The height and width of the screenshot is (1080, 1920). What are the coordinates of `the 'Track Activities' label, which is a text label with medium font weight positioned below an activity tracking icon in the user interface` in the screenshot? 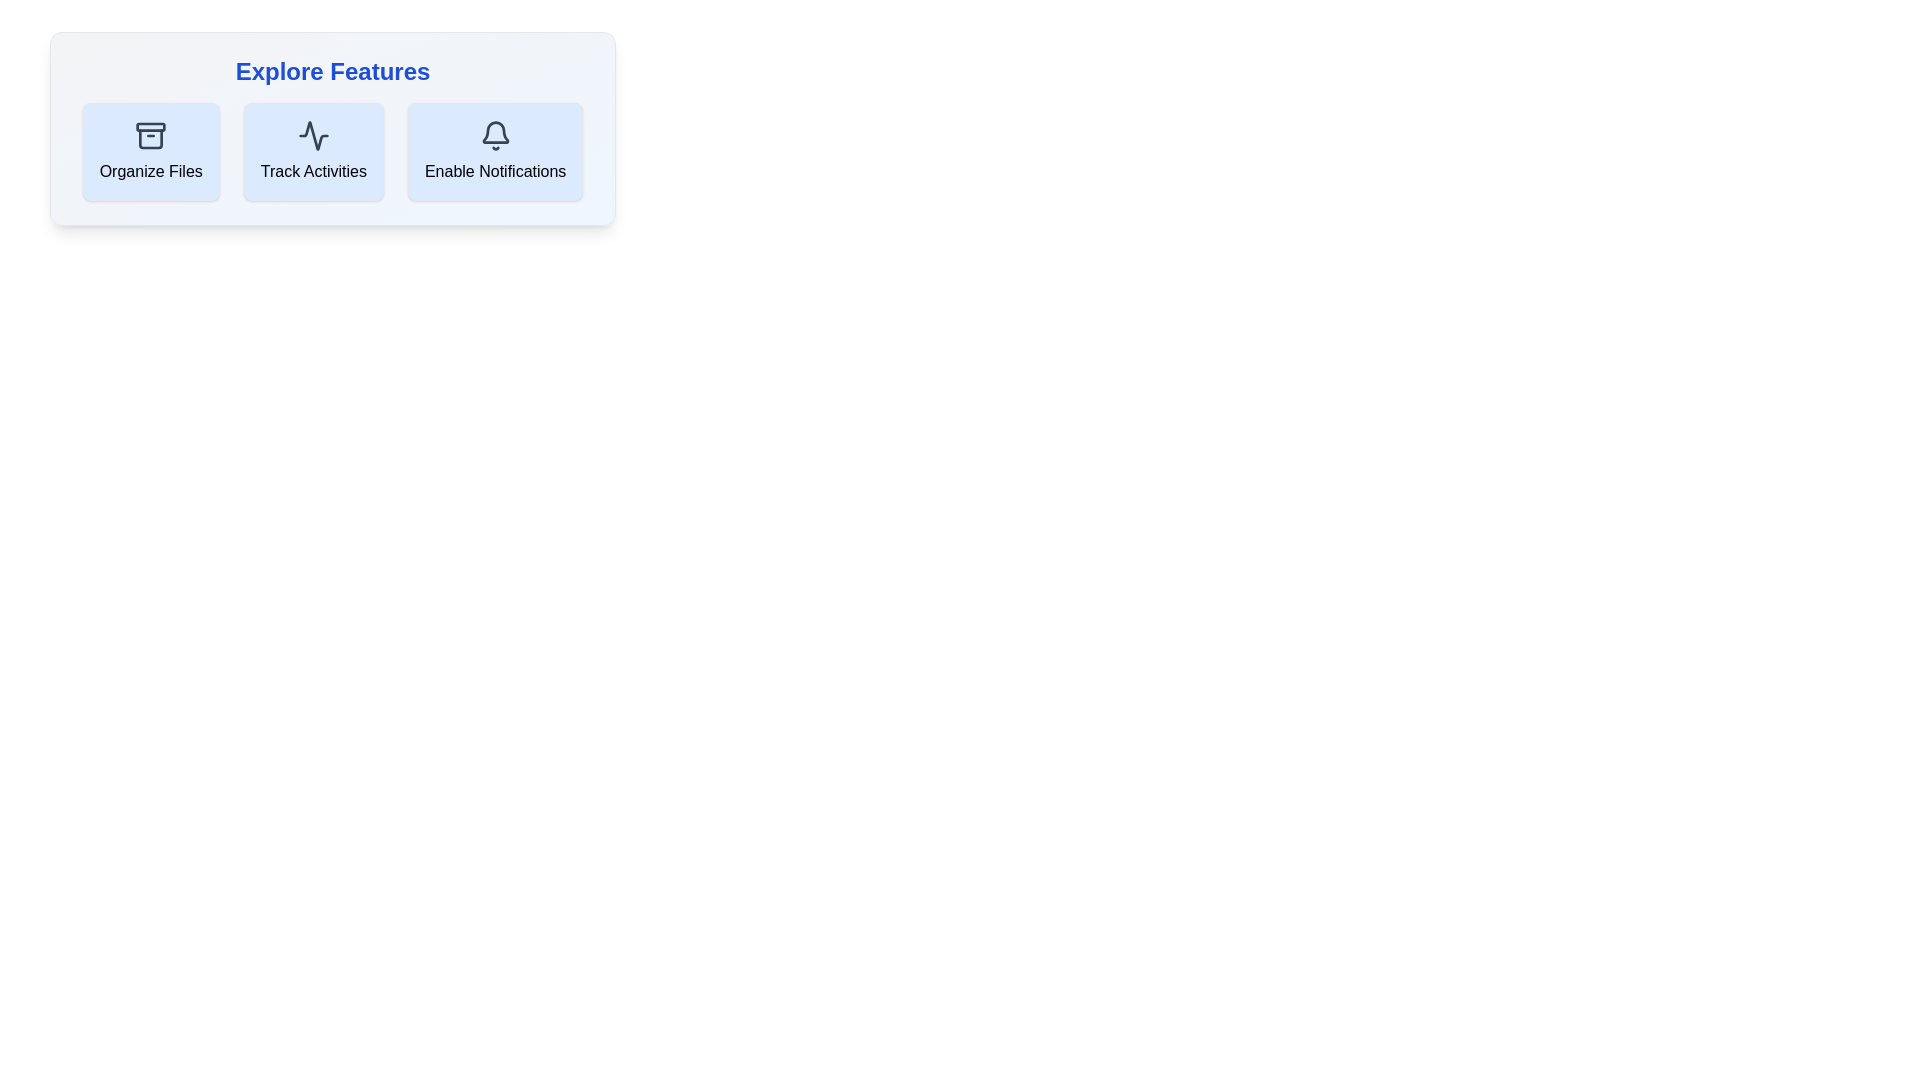 It's located at (312, 171).